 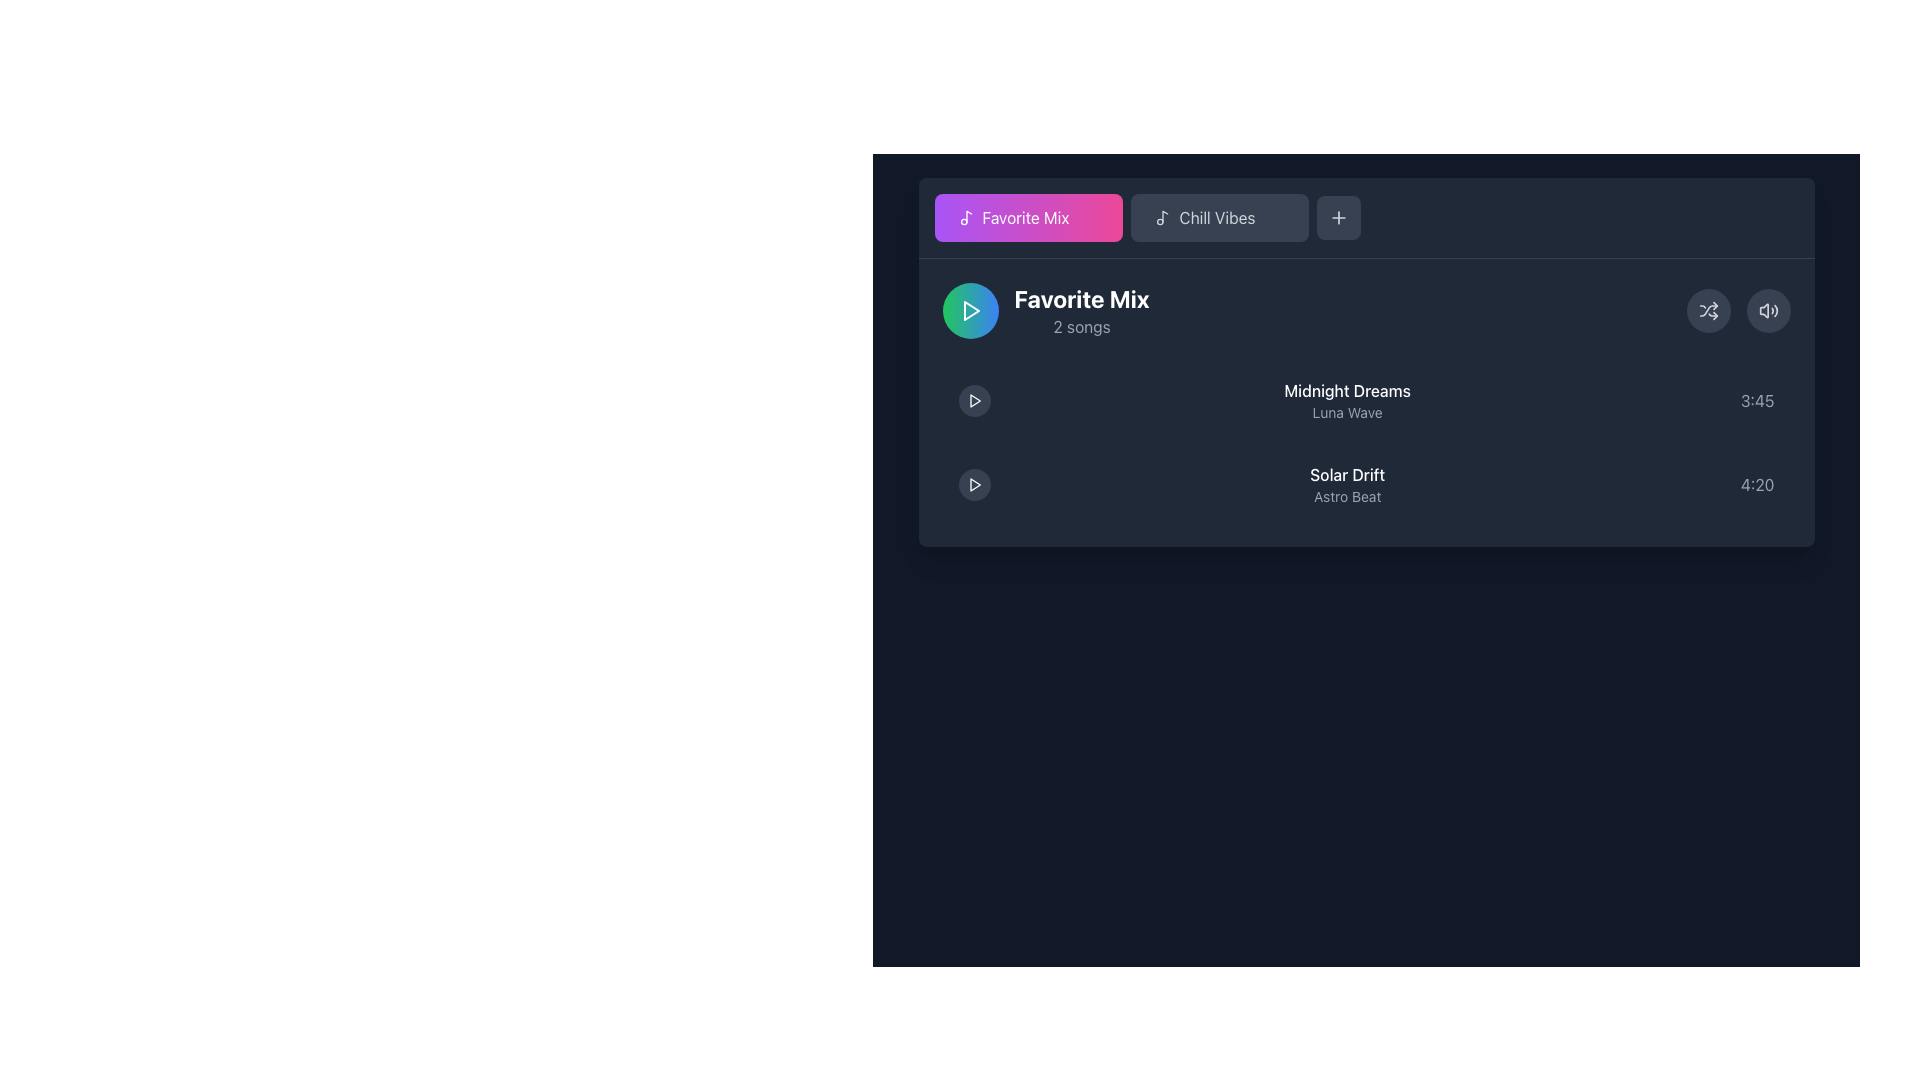 What do you see at coordinates (1347, 485) in the screenshot?
I see `the text display element that identifies and selects the second song in the 'Favorite Mix' playlist to highlight the song or prepare it for playing` at bounding box center [1347, 485].